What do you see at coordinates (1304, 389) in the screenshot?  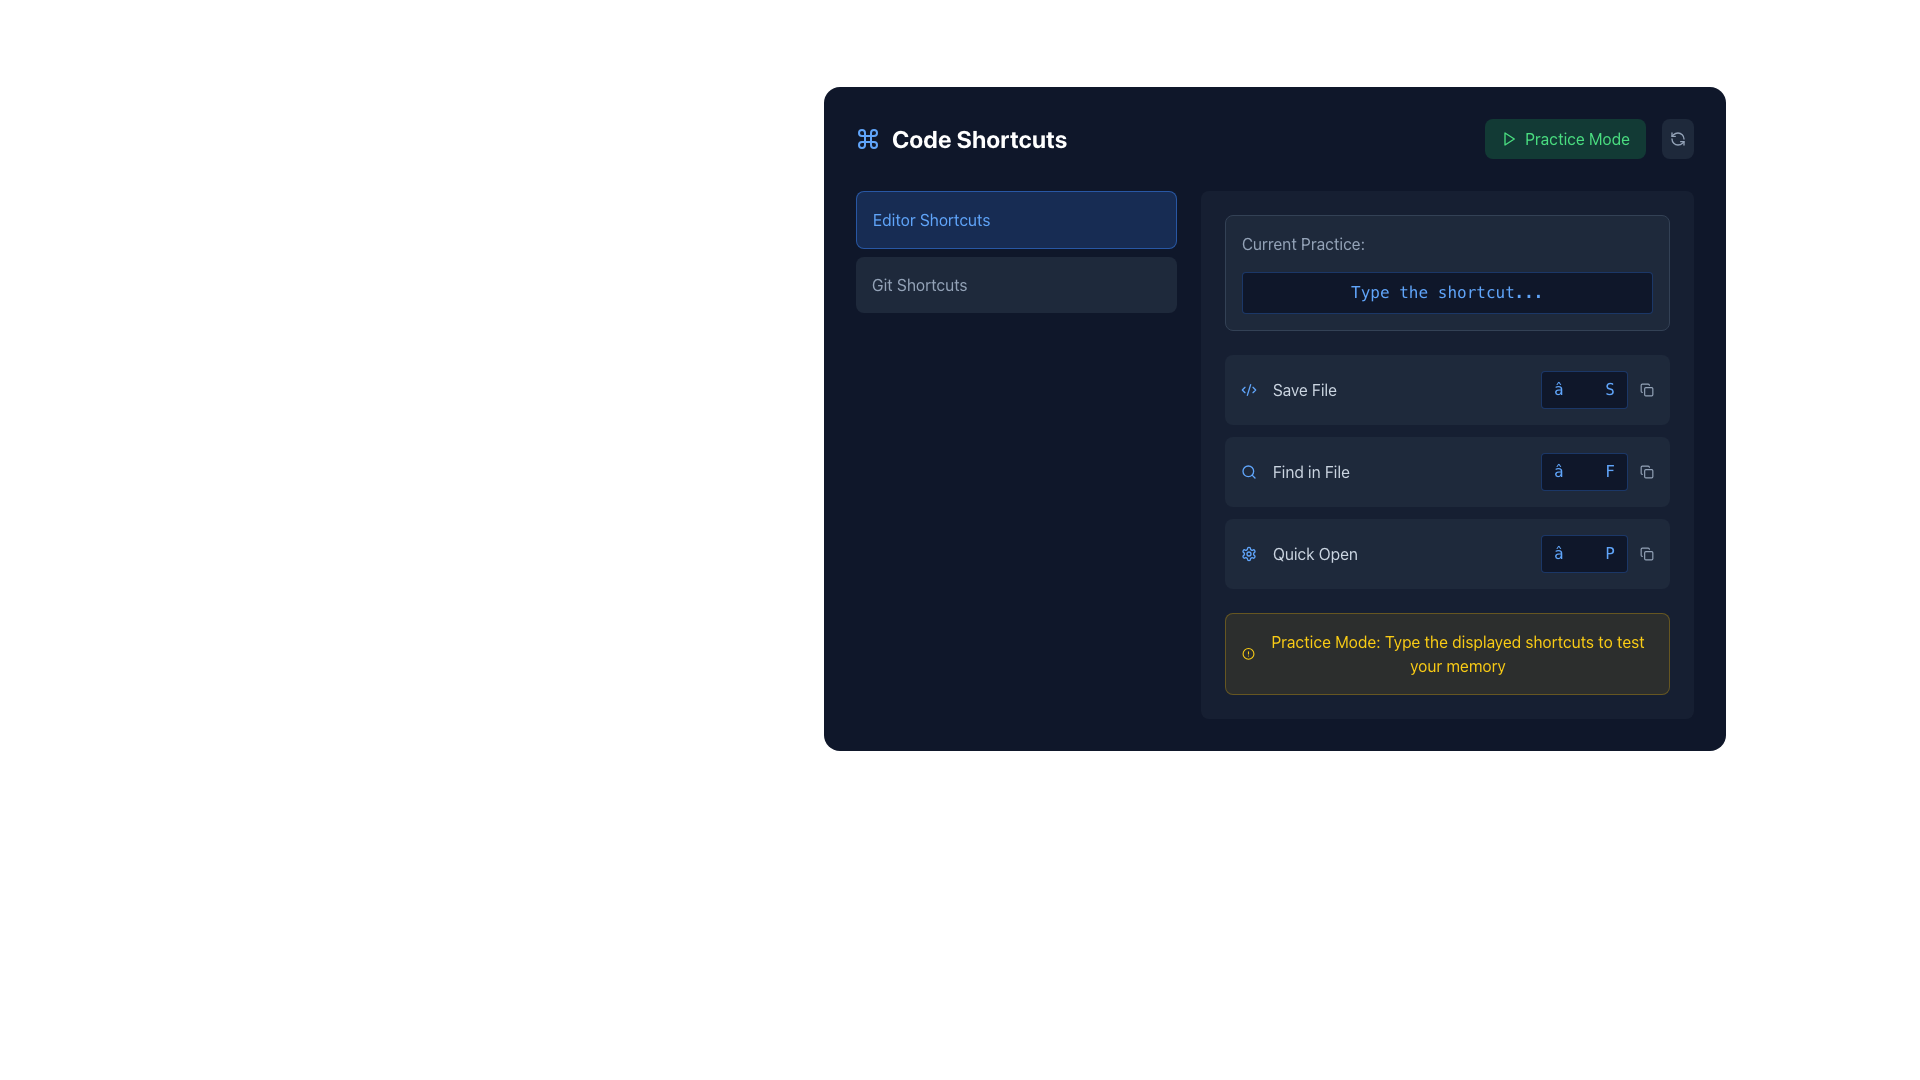 I see `text of the 'Save File' label, which is displayed in light grey against a dark background, located in the second row of the 'Current Practice' section` at bounding box center [1304, 389].